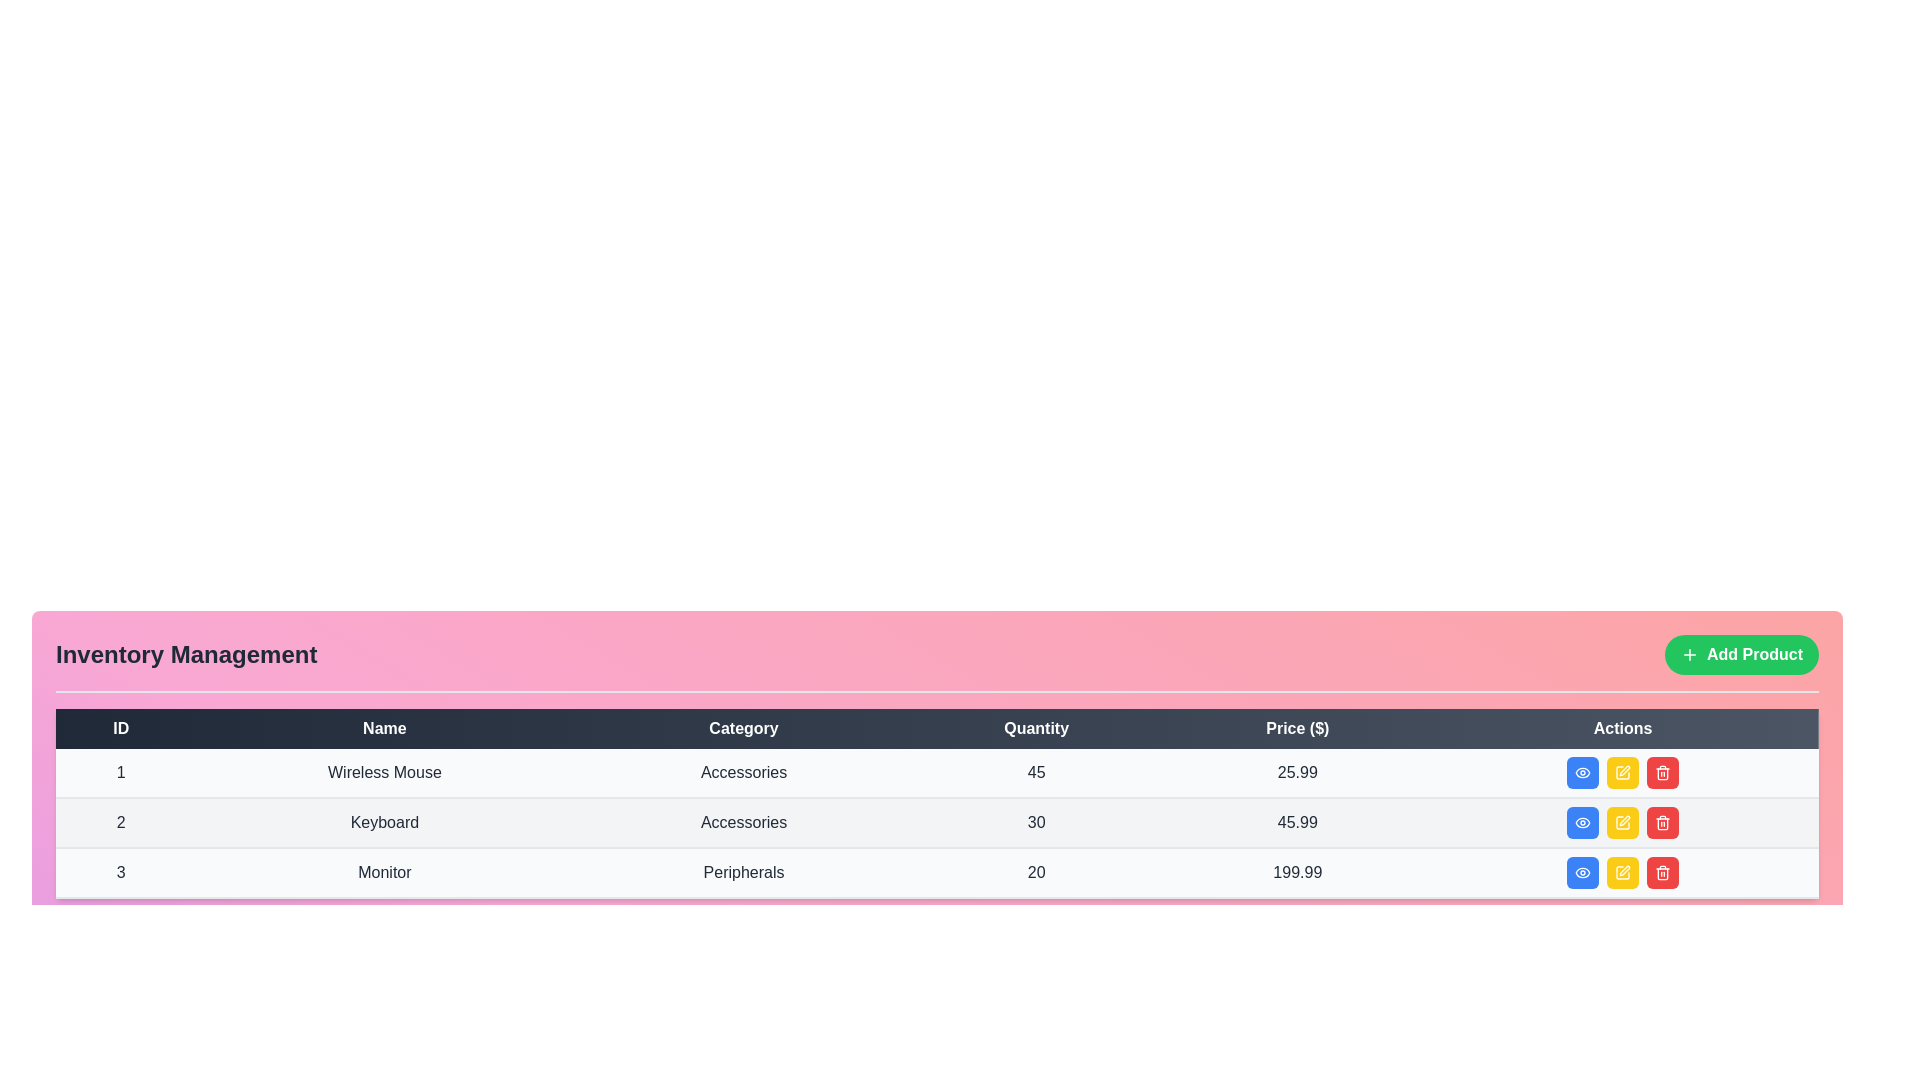  What do you see at coordinates (1623, 771) in the screenshot?
I see `the yellow edit button with a pen icon located in the Actions column of the table to initiate editing` at bounding box center [1623, 771].